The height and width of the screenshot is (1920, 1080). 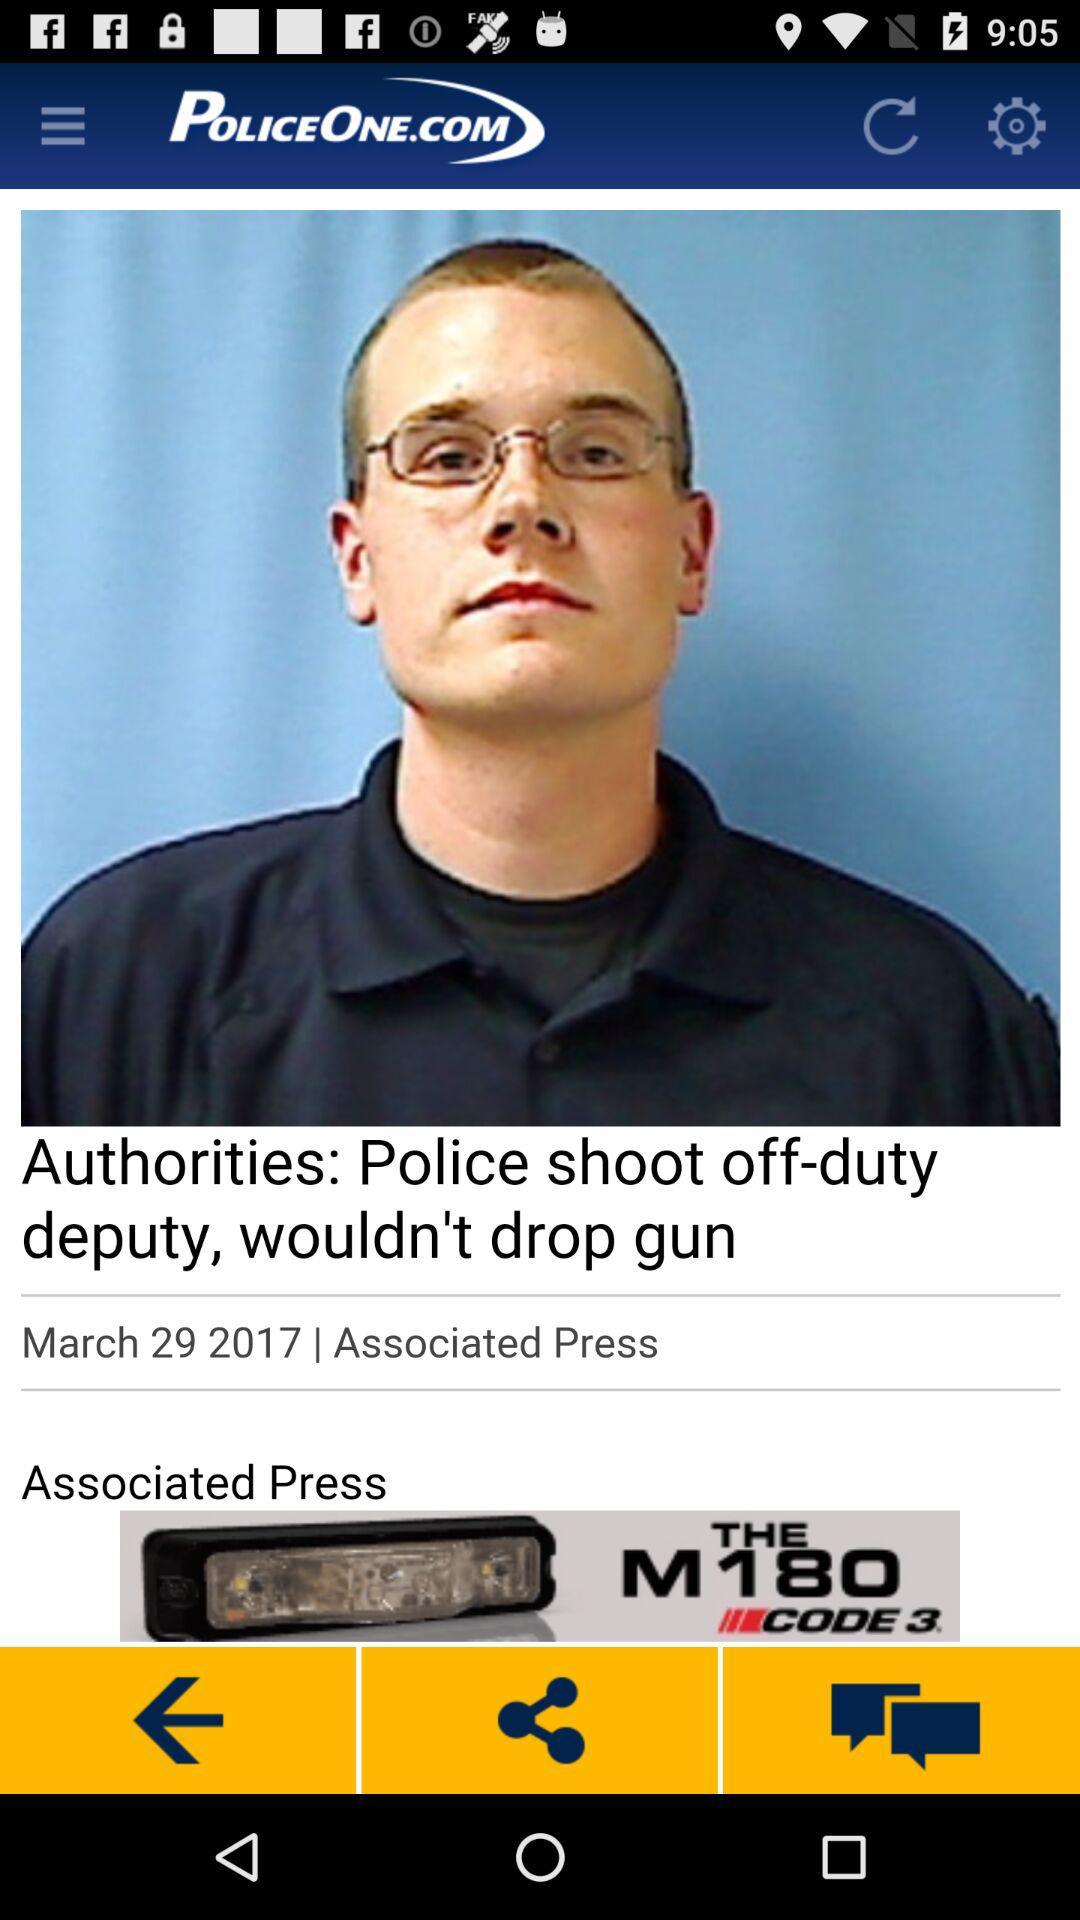 I want to click on massage box, so click(x=901, y=1719).